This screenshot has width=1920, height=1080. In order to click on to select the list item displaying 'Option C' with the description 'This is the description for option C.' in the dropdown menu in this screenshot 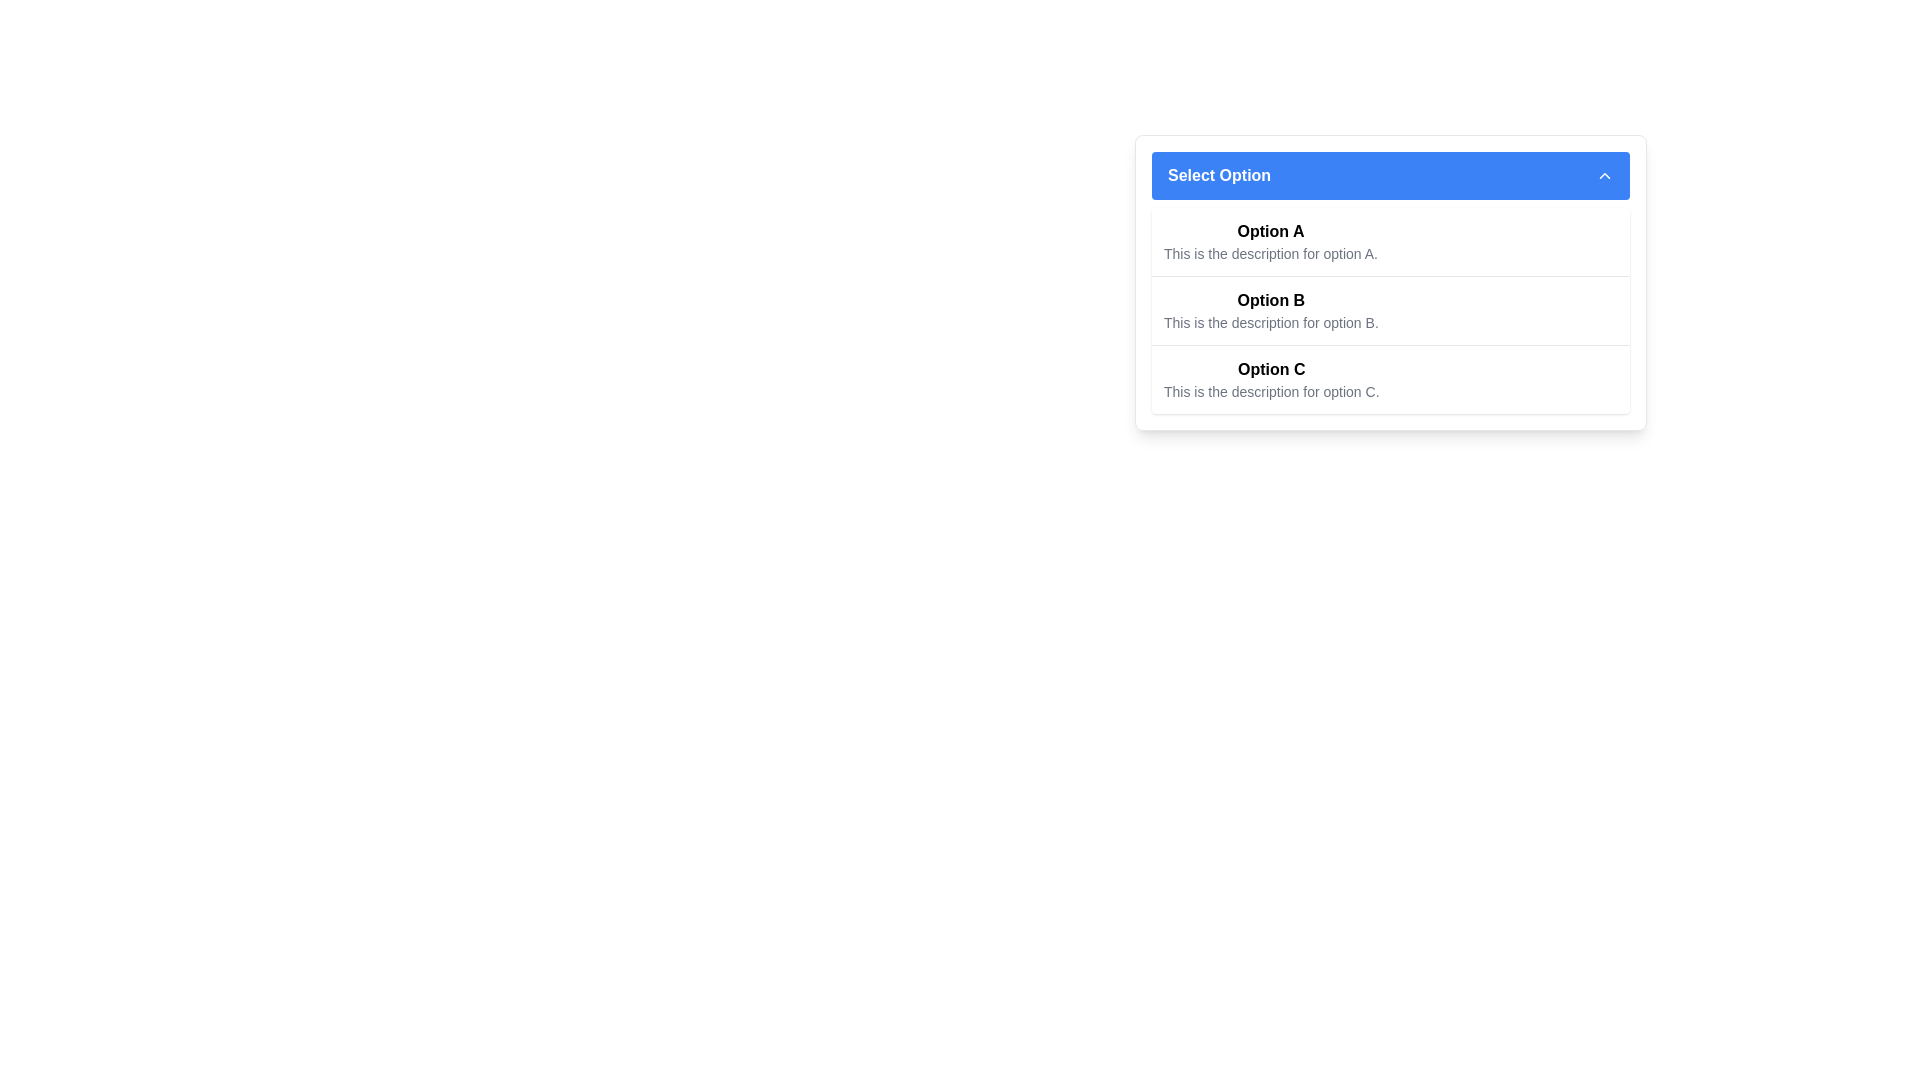, I will do `click(1390, 380)`.